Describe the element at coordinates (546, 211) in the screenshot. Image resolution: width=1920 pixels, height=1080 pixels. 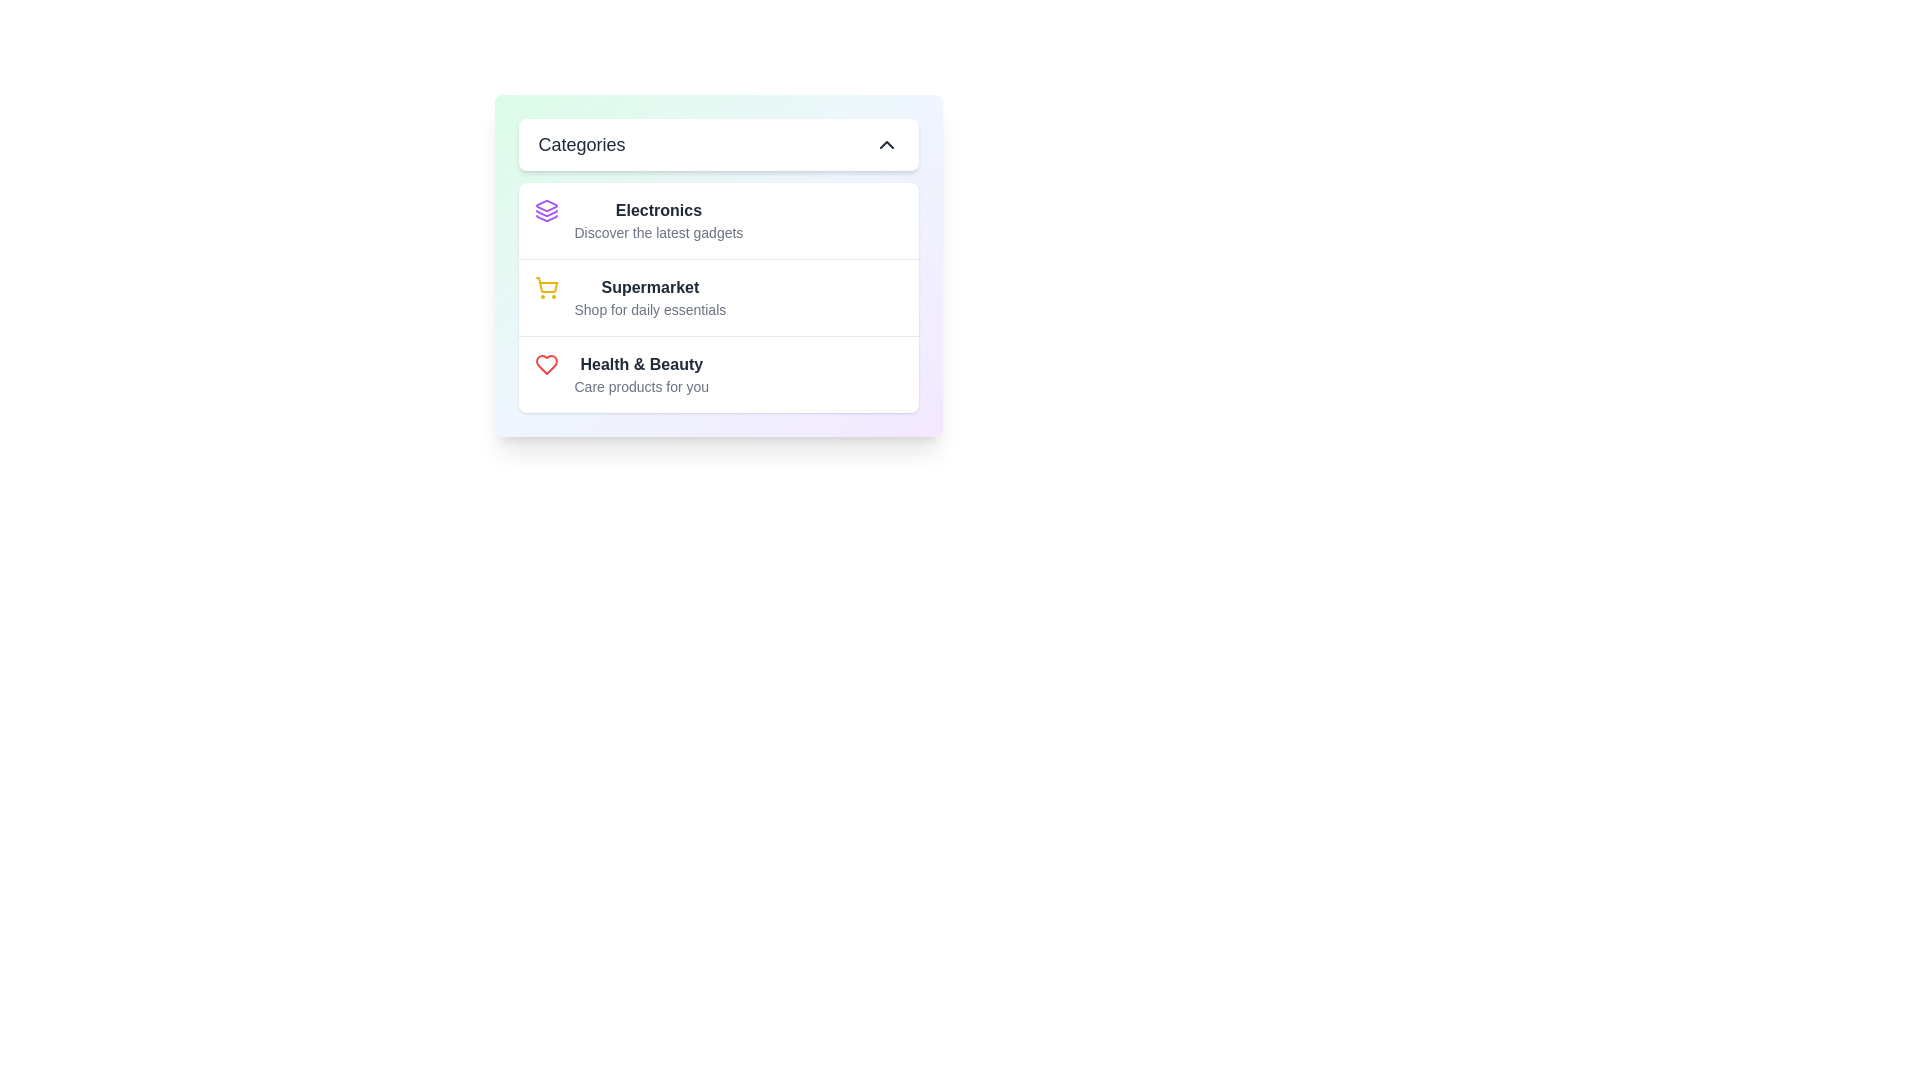
I see `the 'Electronics' category icon located within the 'Categories' panel, positioned to the left of the title 'Electronics'` at that location.